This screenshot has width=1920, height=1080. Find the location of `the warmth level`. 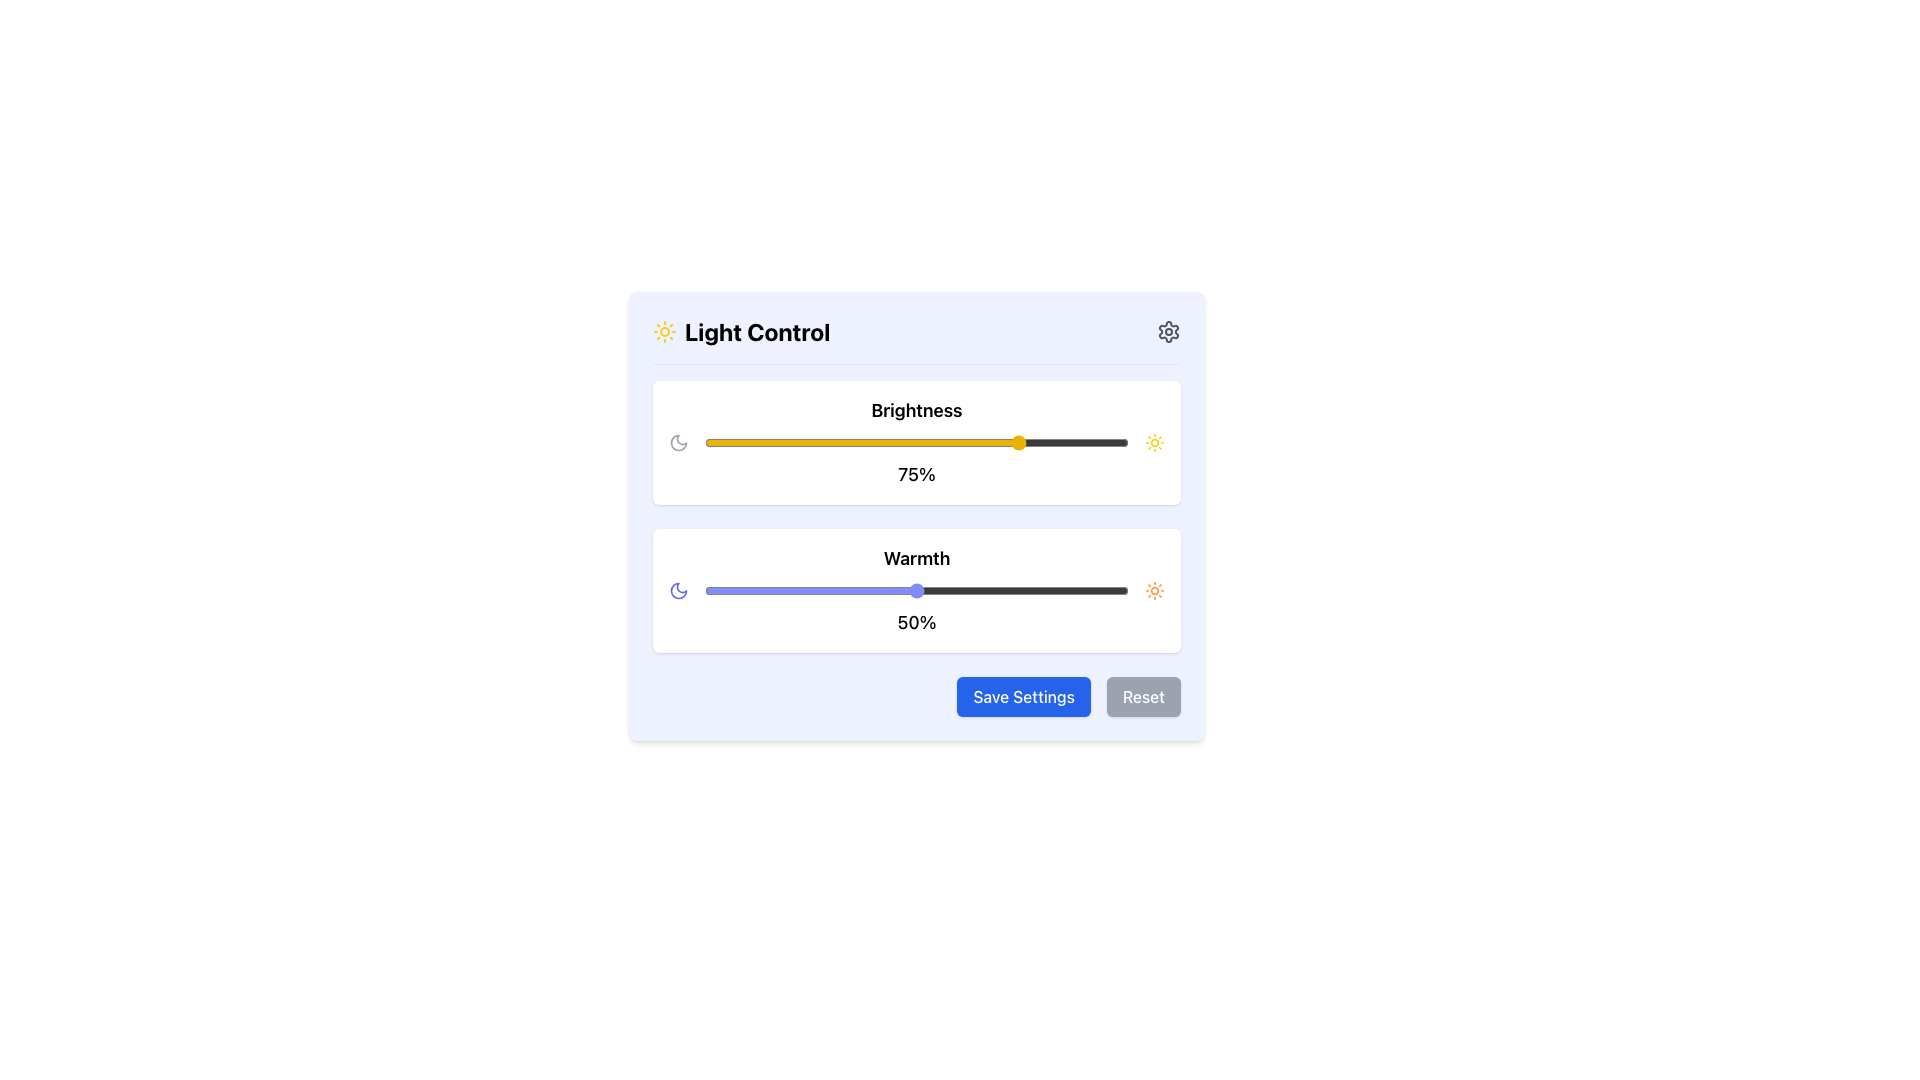

the warmth level is located at coordinates (784, 589).